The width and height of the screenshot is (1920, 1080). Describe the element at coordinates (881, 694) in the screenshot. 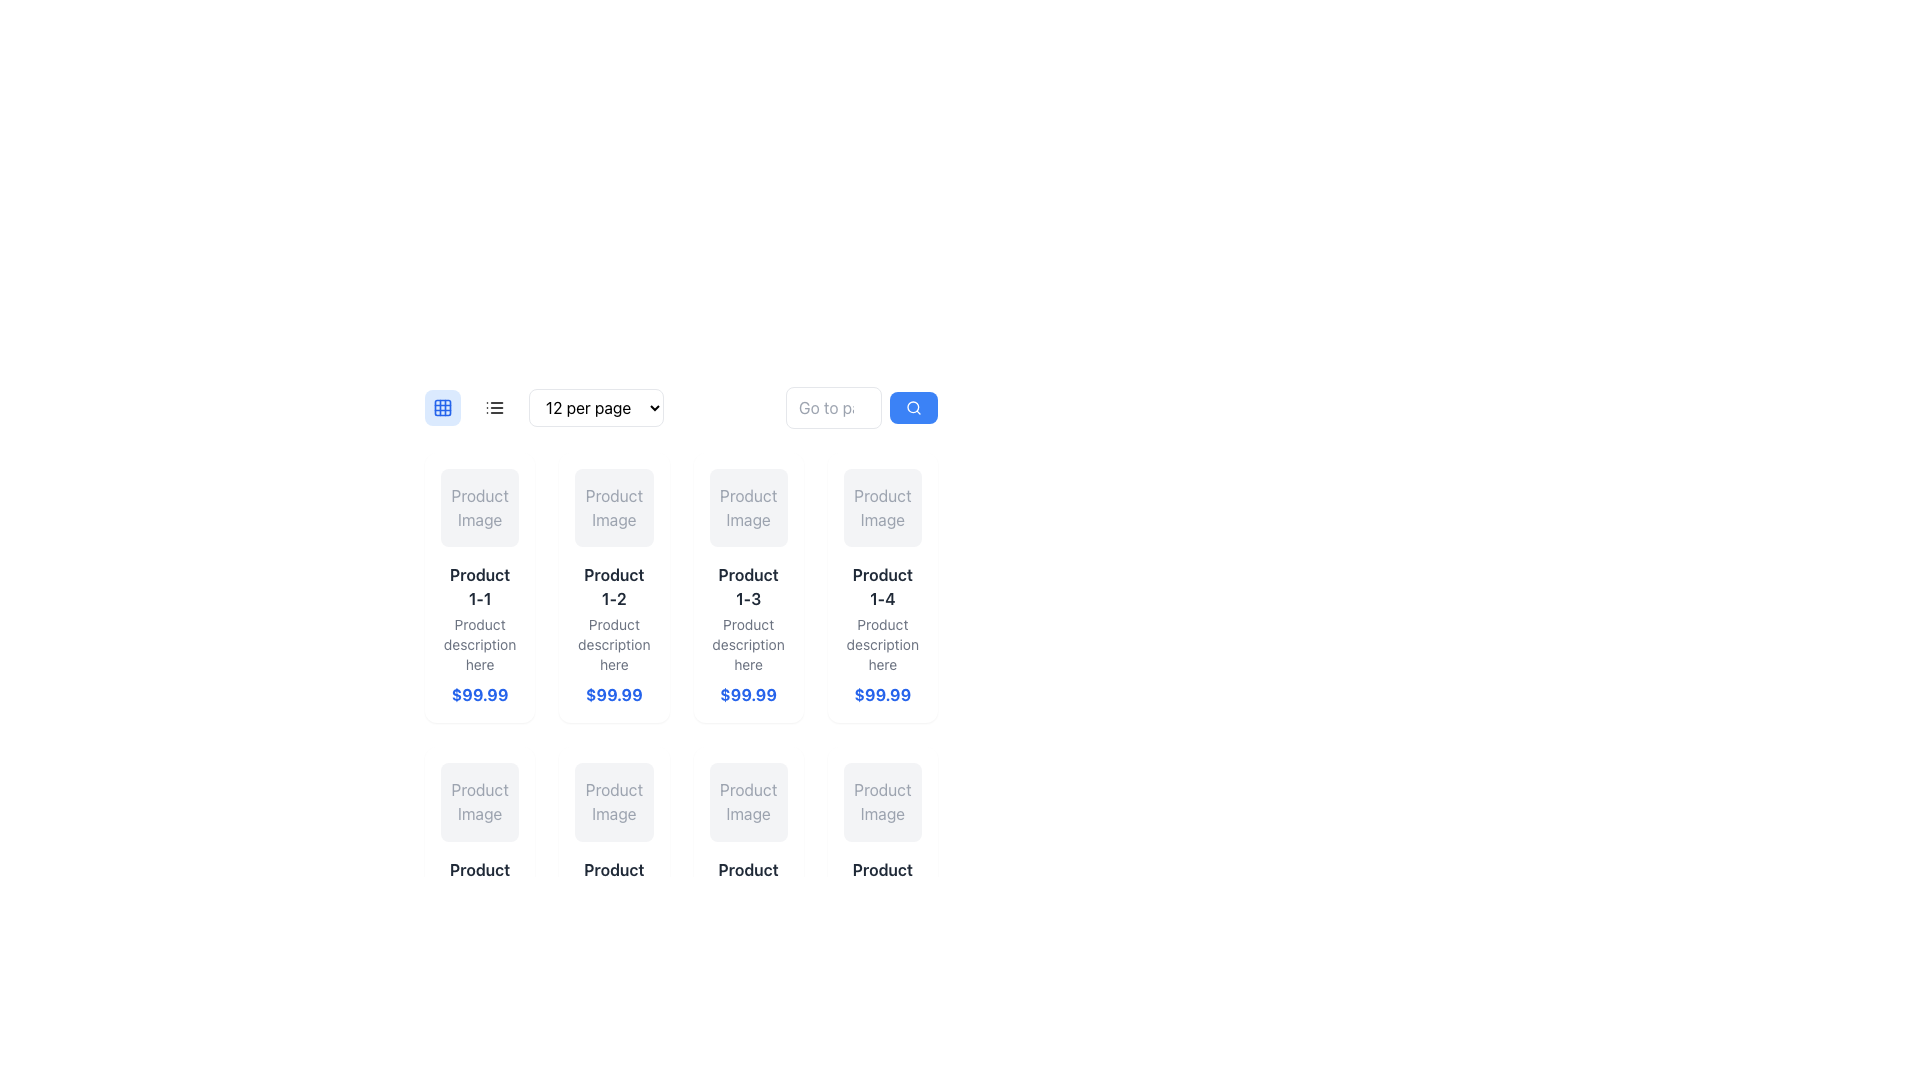

I see `the static text display element showing the price '$99.99' in bold blue font, which is part of the product listing on the online store interface` at that location.